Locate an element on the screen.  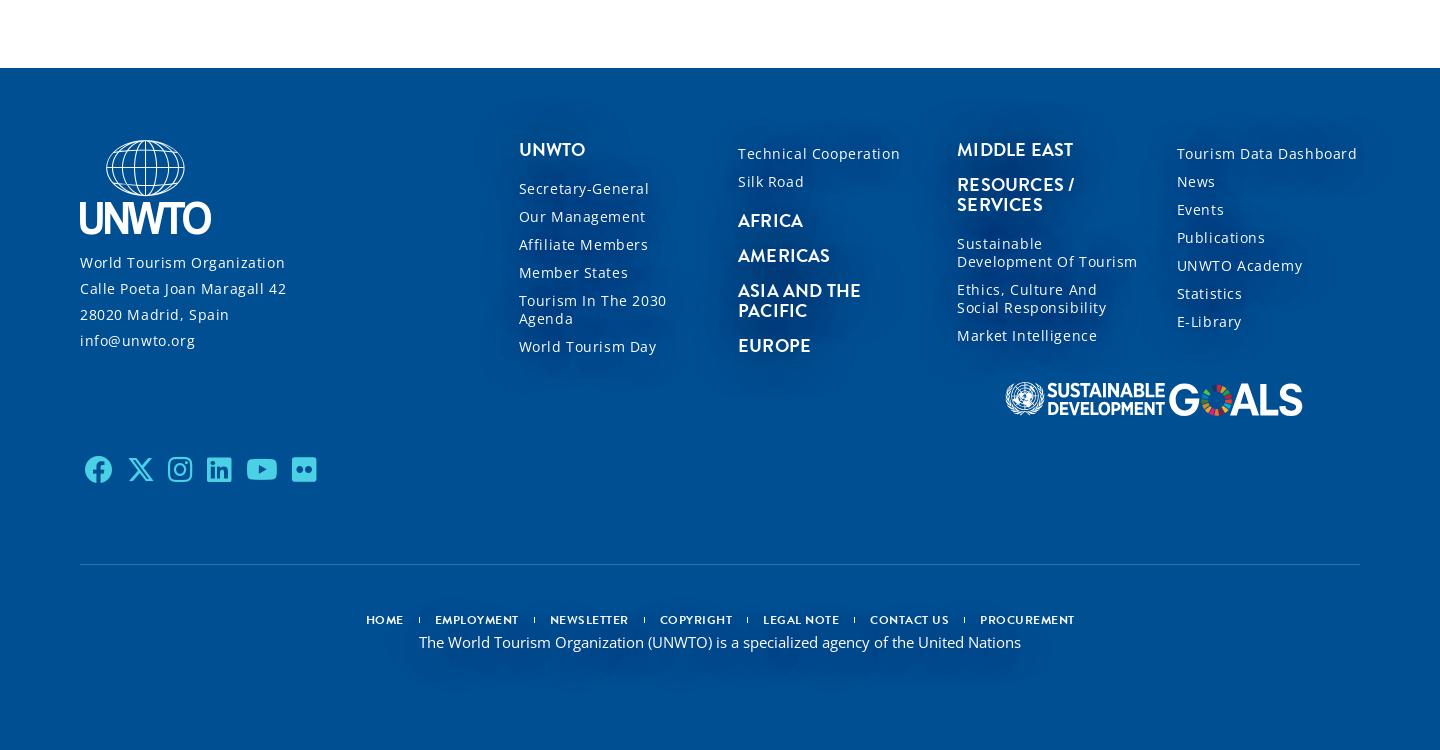
'Market Intelligence' is located at coordinates (1027, 333).